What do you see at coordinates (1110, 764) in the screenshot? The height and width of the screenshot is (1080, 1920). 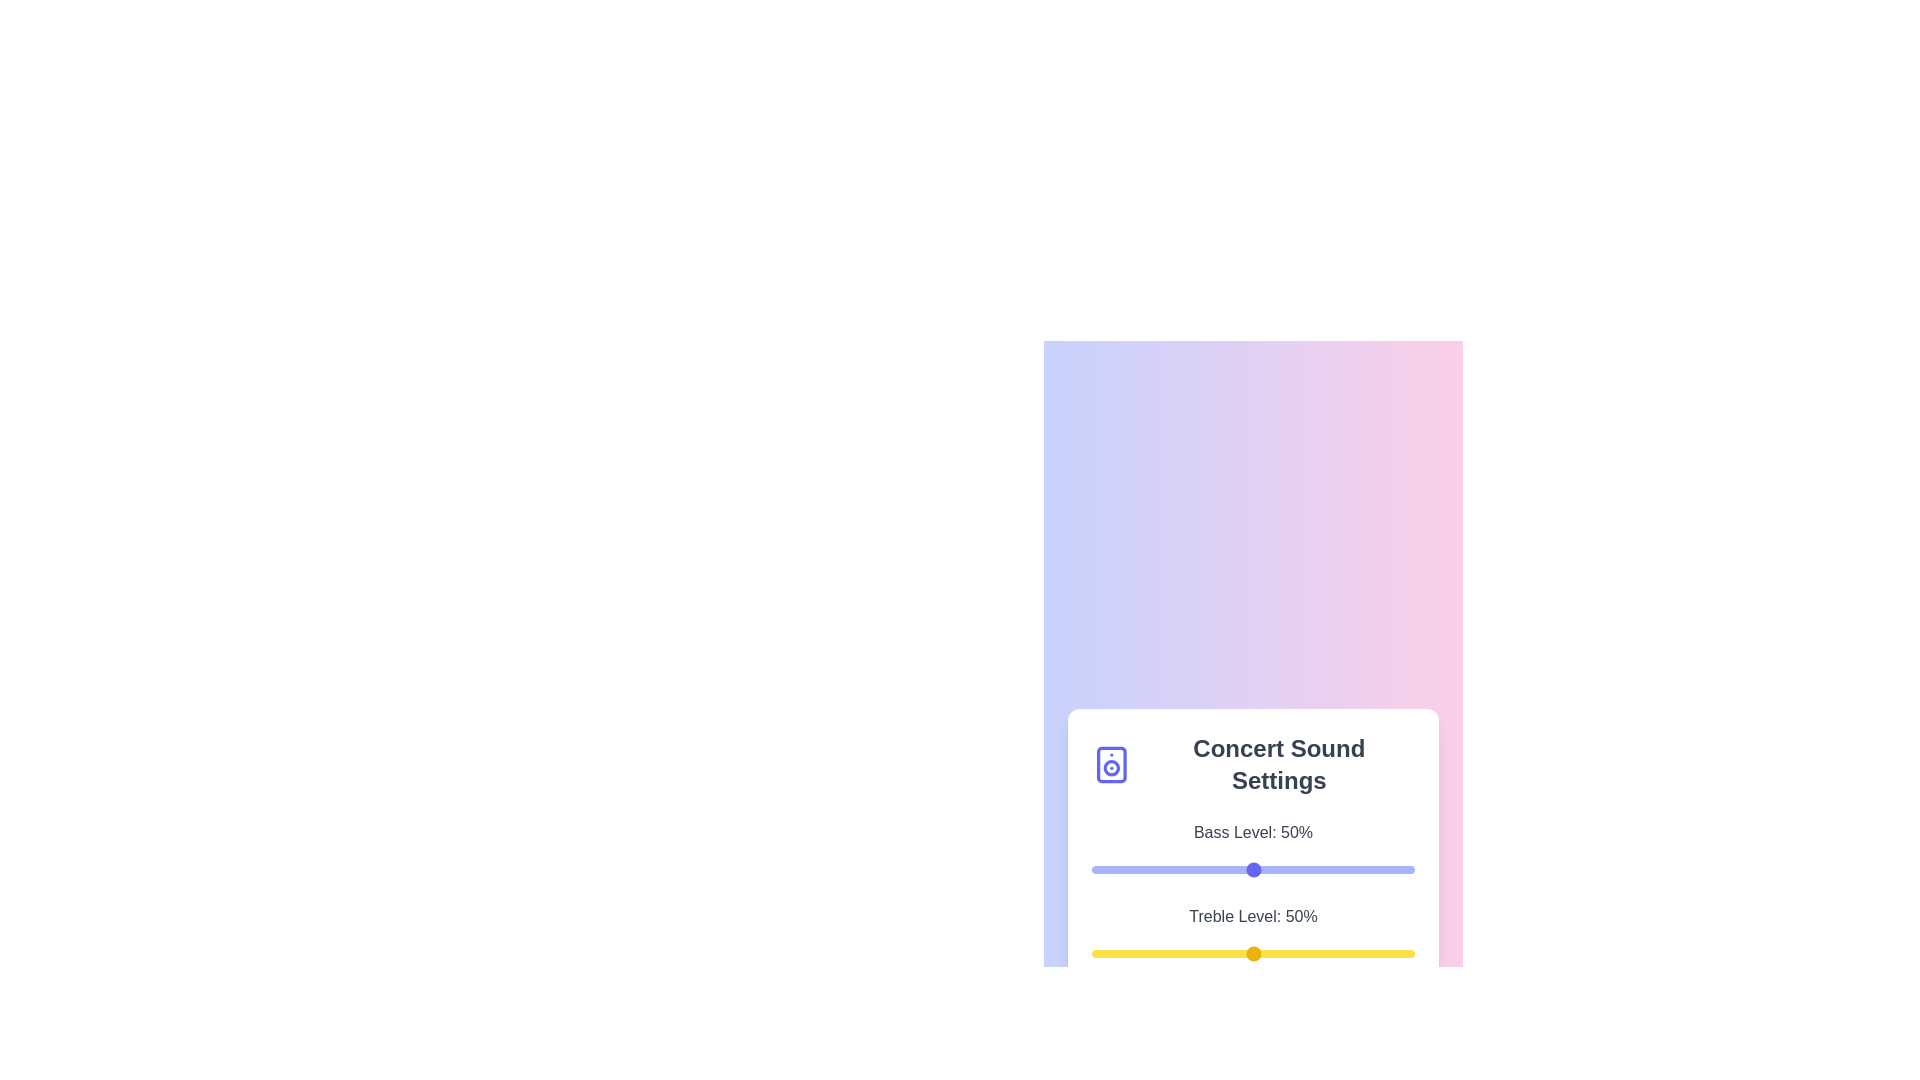 I see `the speaker icon` at bounding box center [1110, 764].